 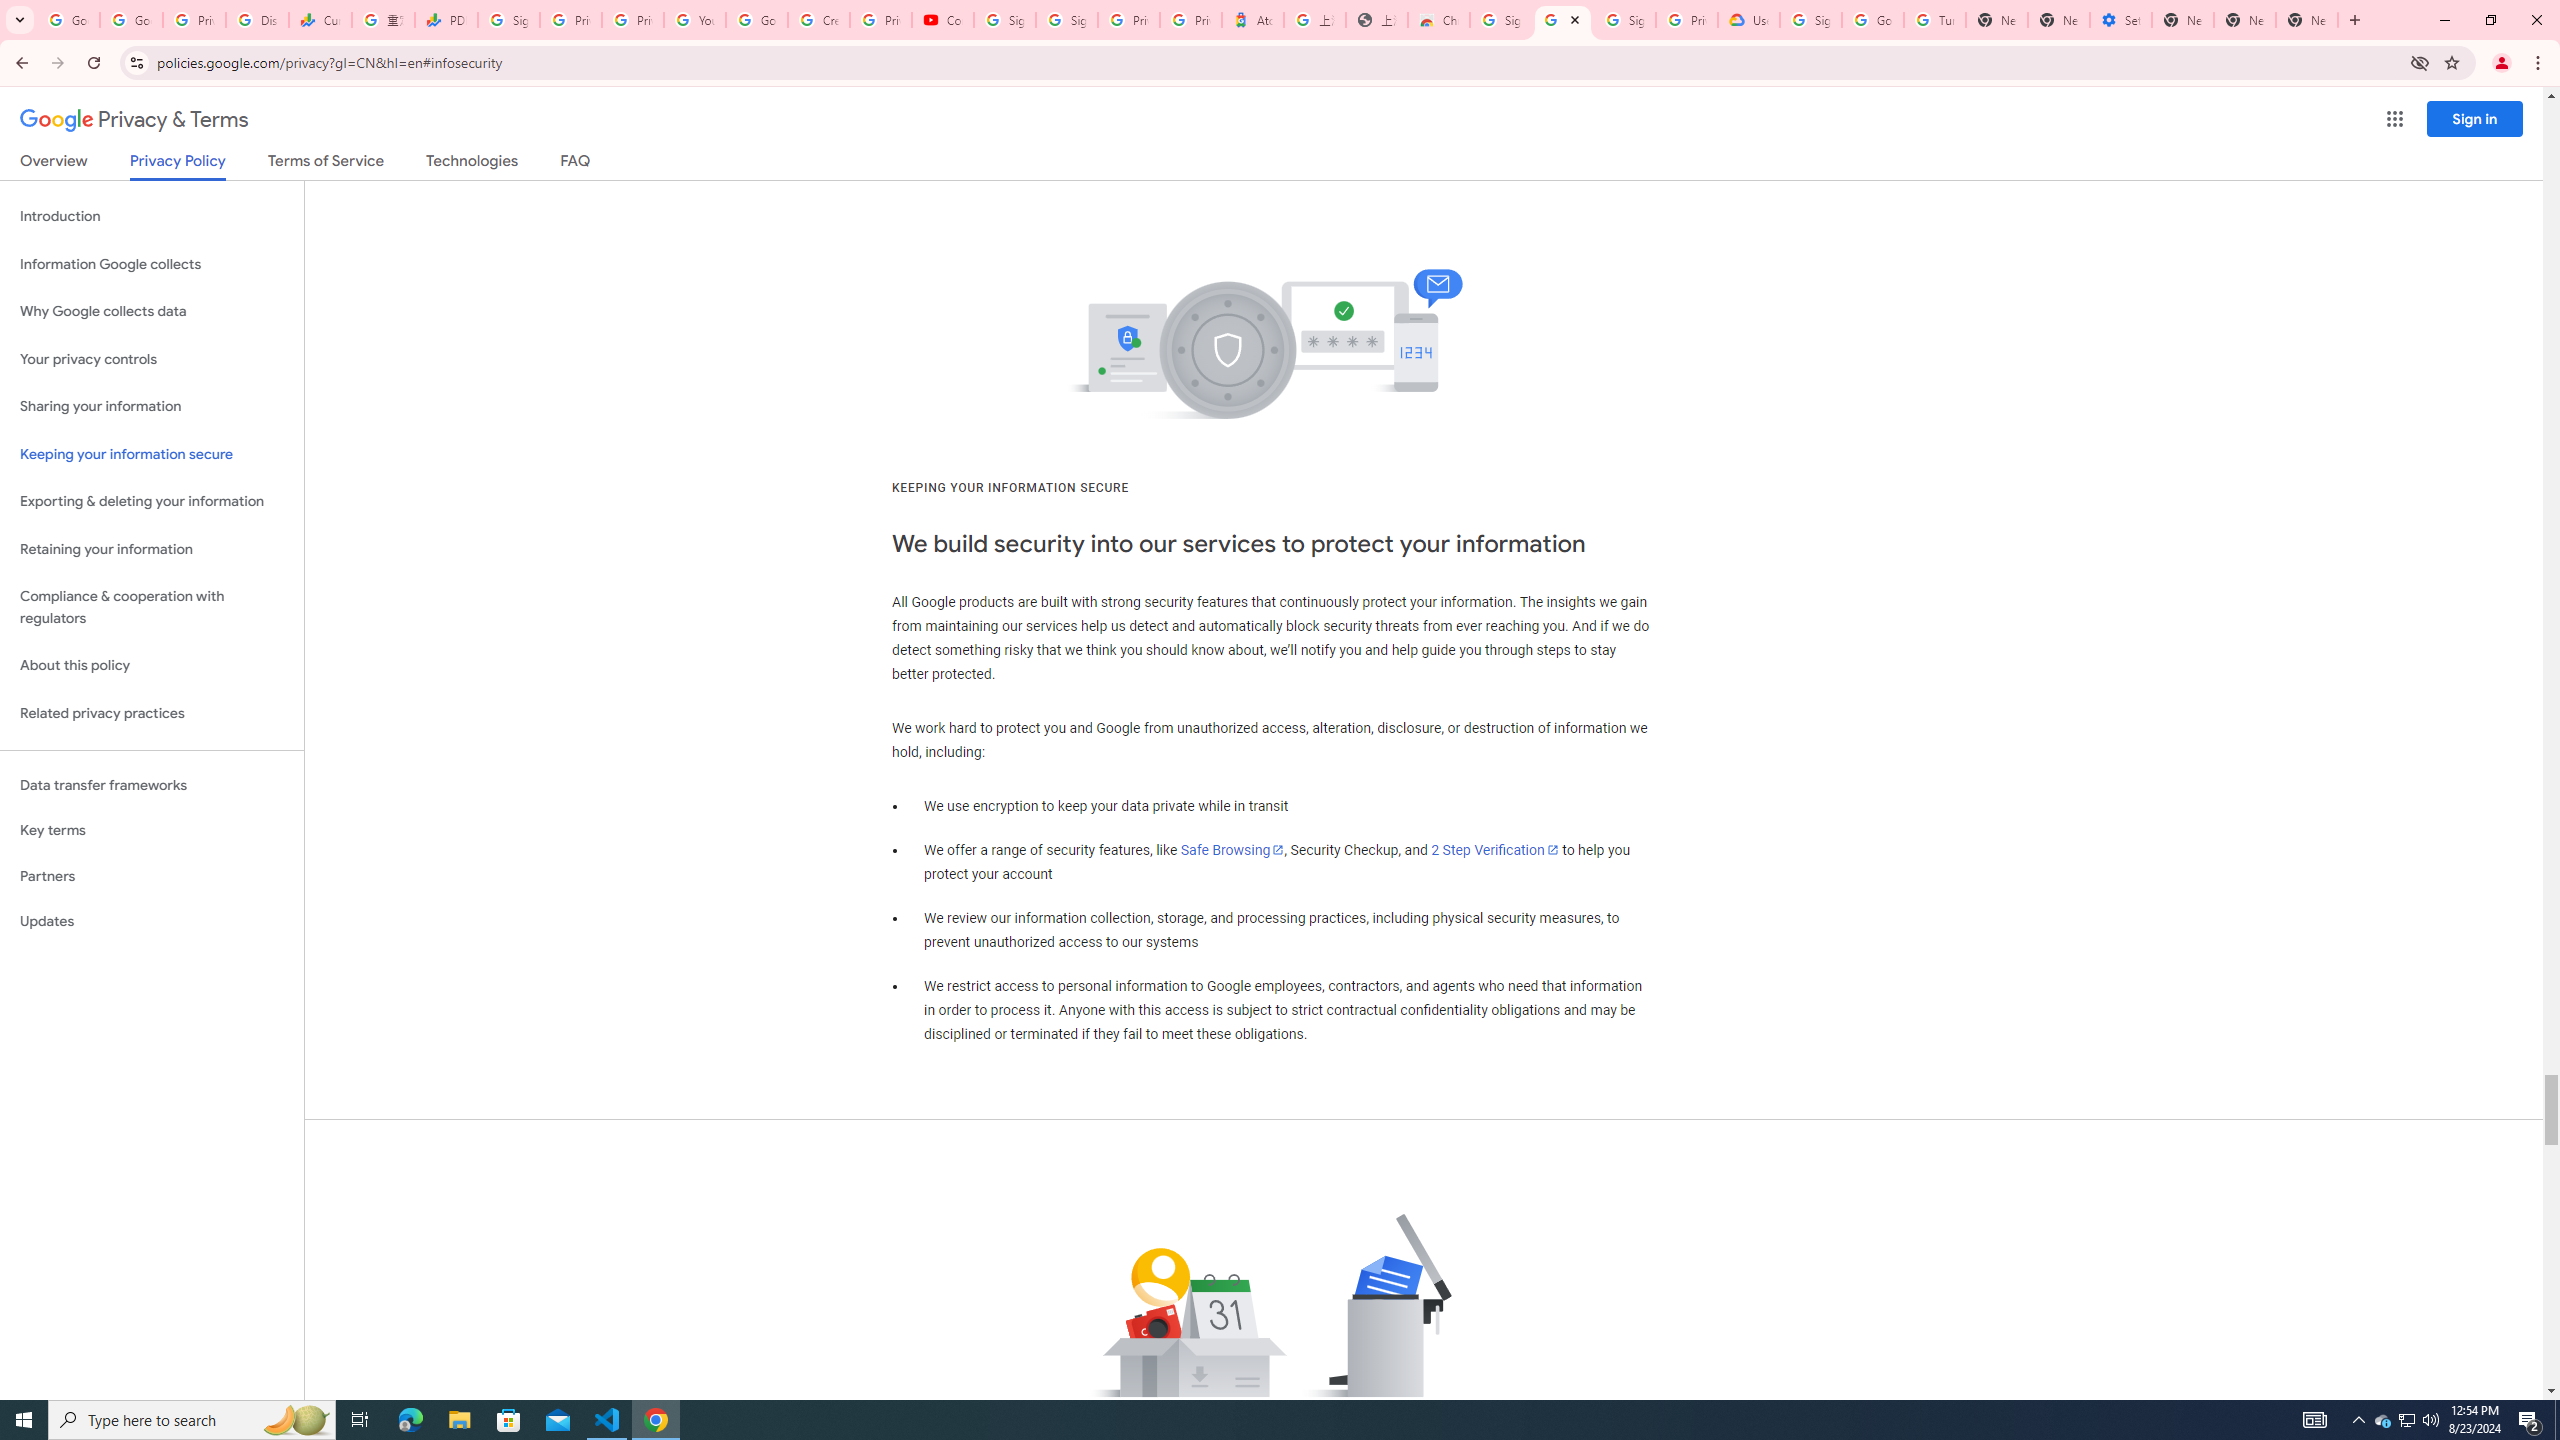 I want to click on 'Turn cookies on or off - Computer - Google Account Help', so click(x=1933, y=19).